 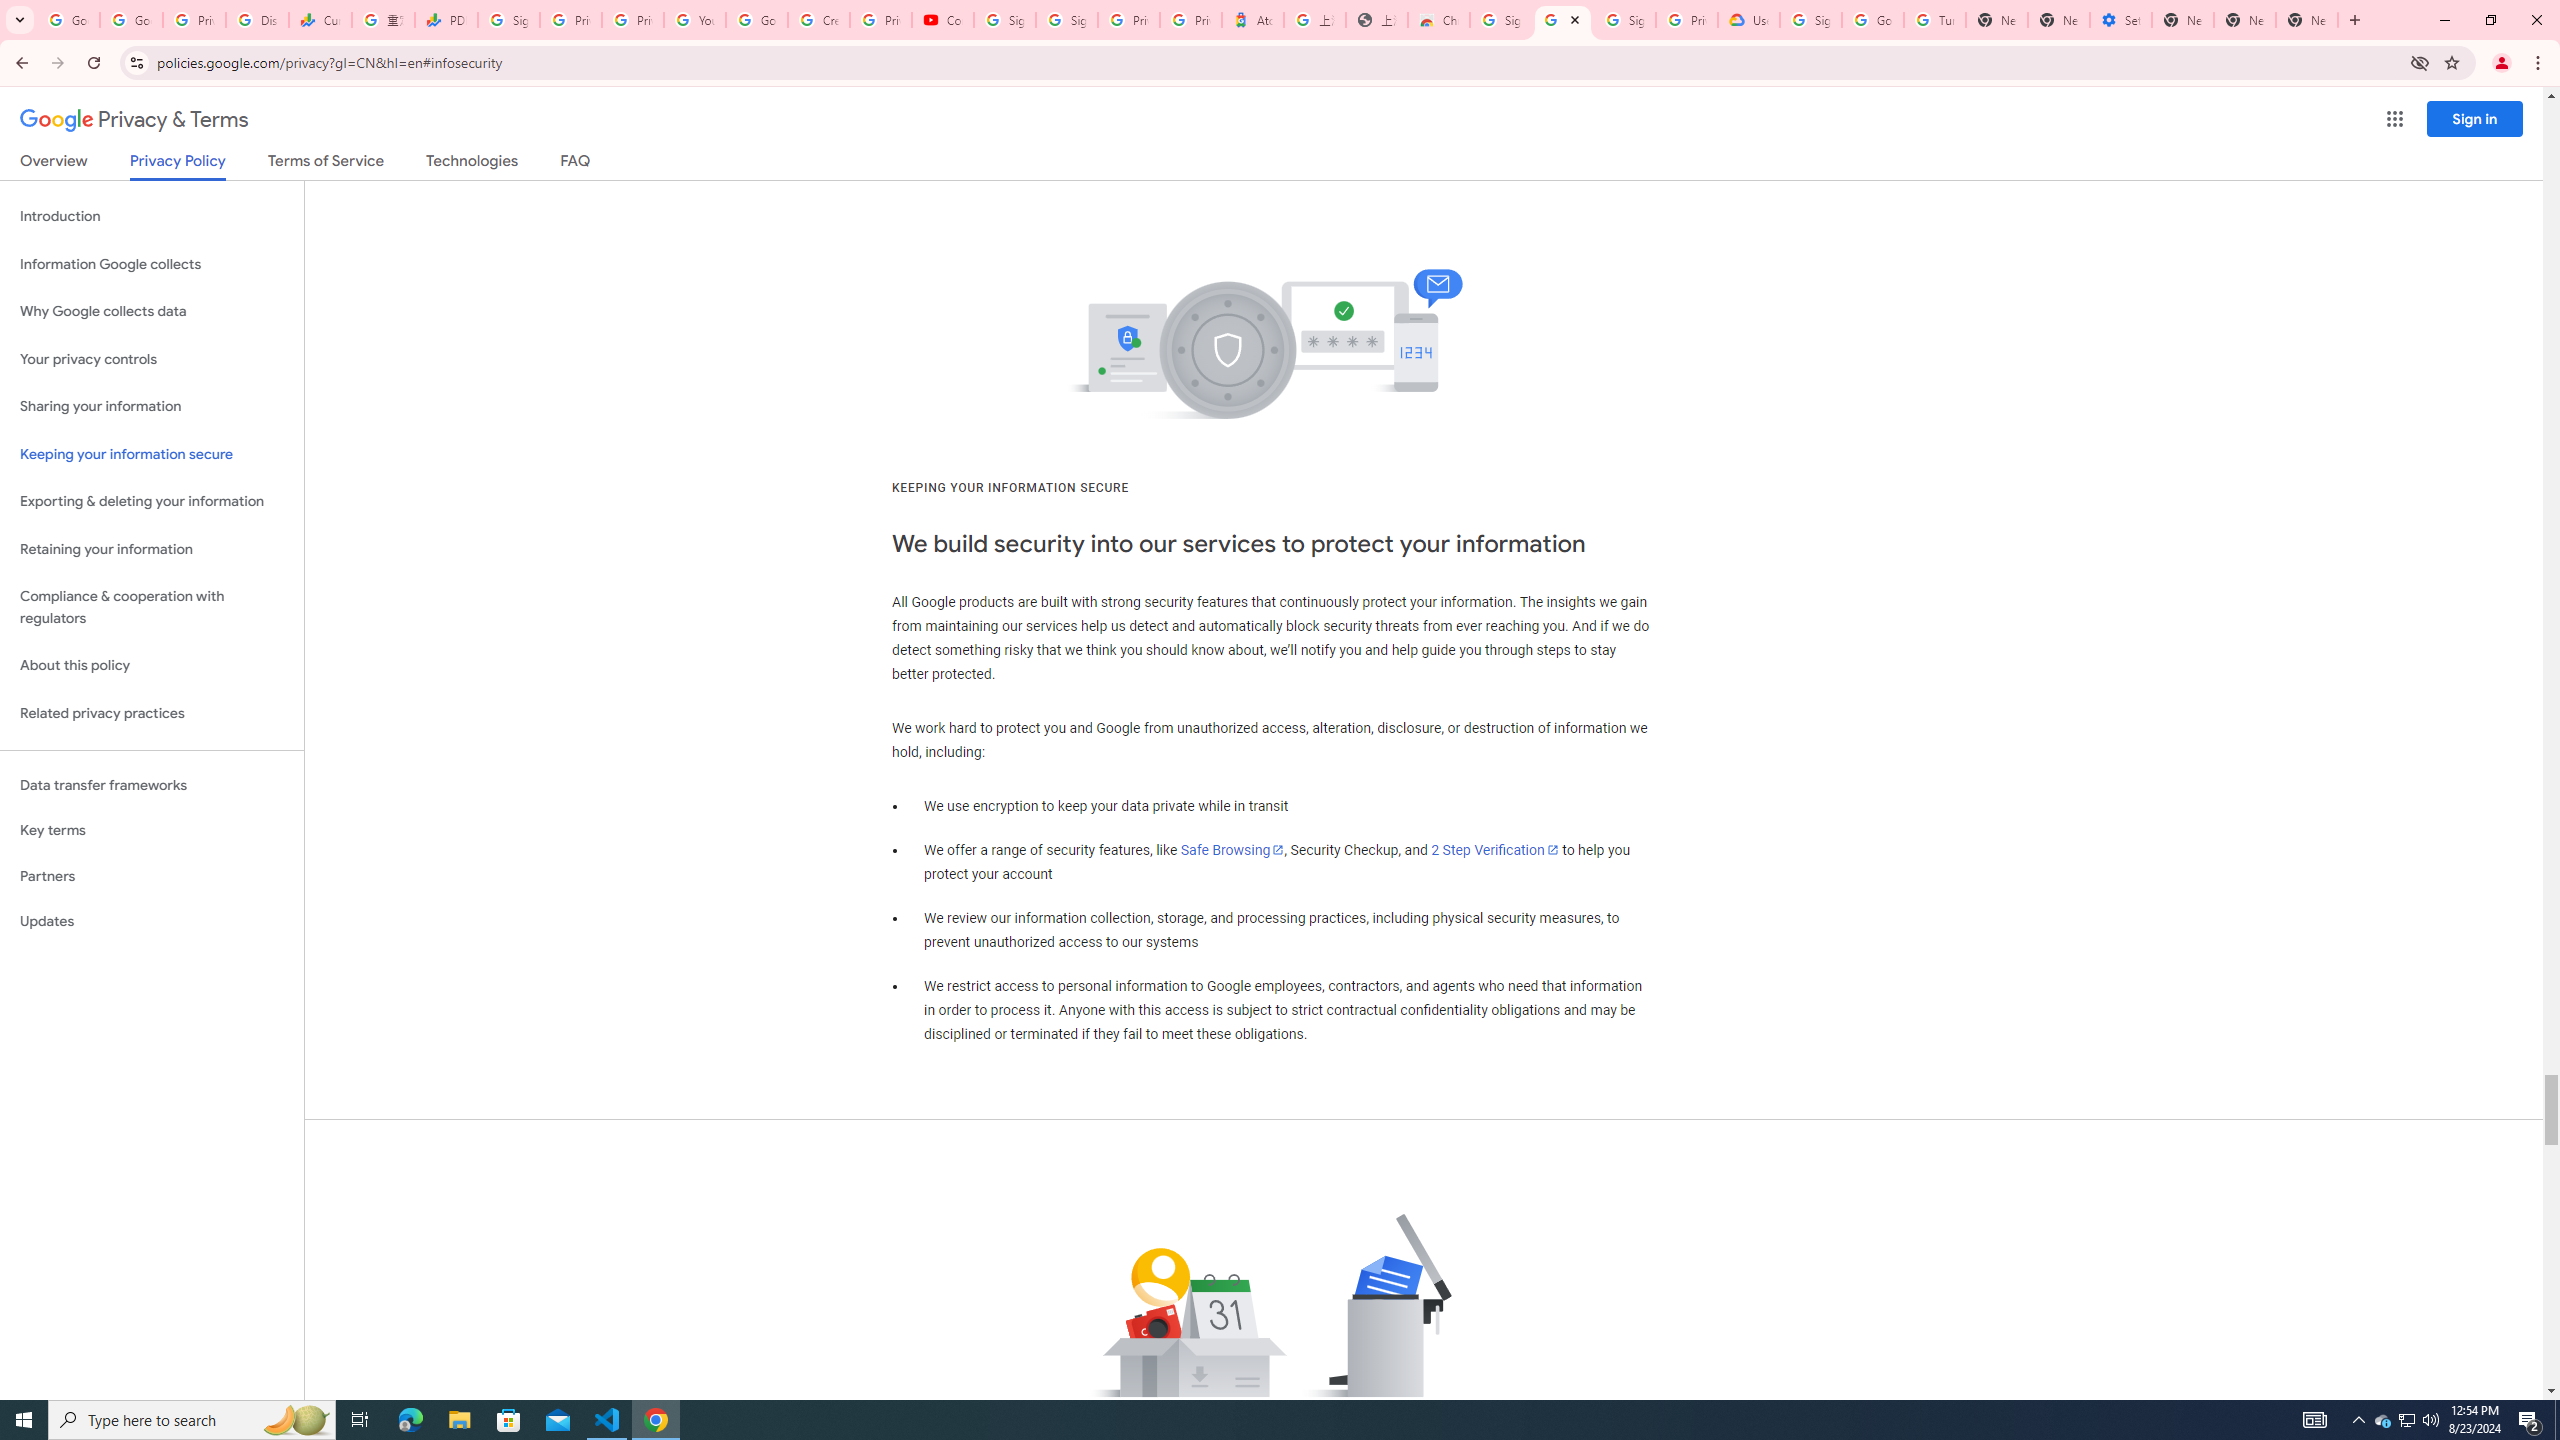 I want to click on 'Turn cookies on or off - Computer - Google Account Help', so click(x=1933, y=19).